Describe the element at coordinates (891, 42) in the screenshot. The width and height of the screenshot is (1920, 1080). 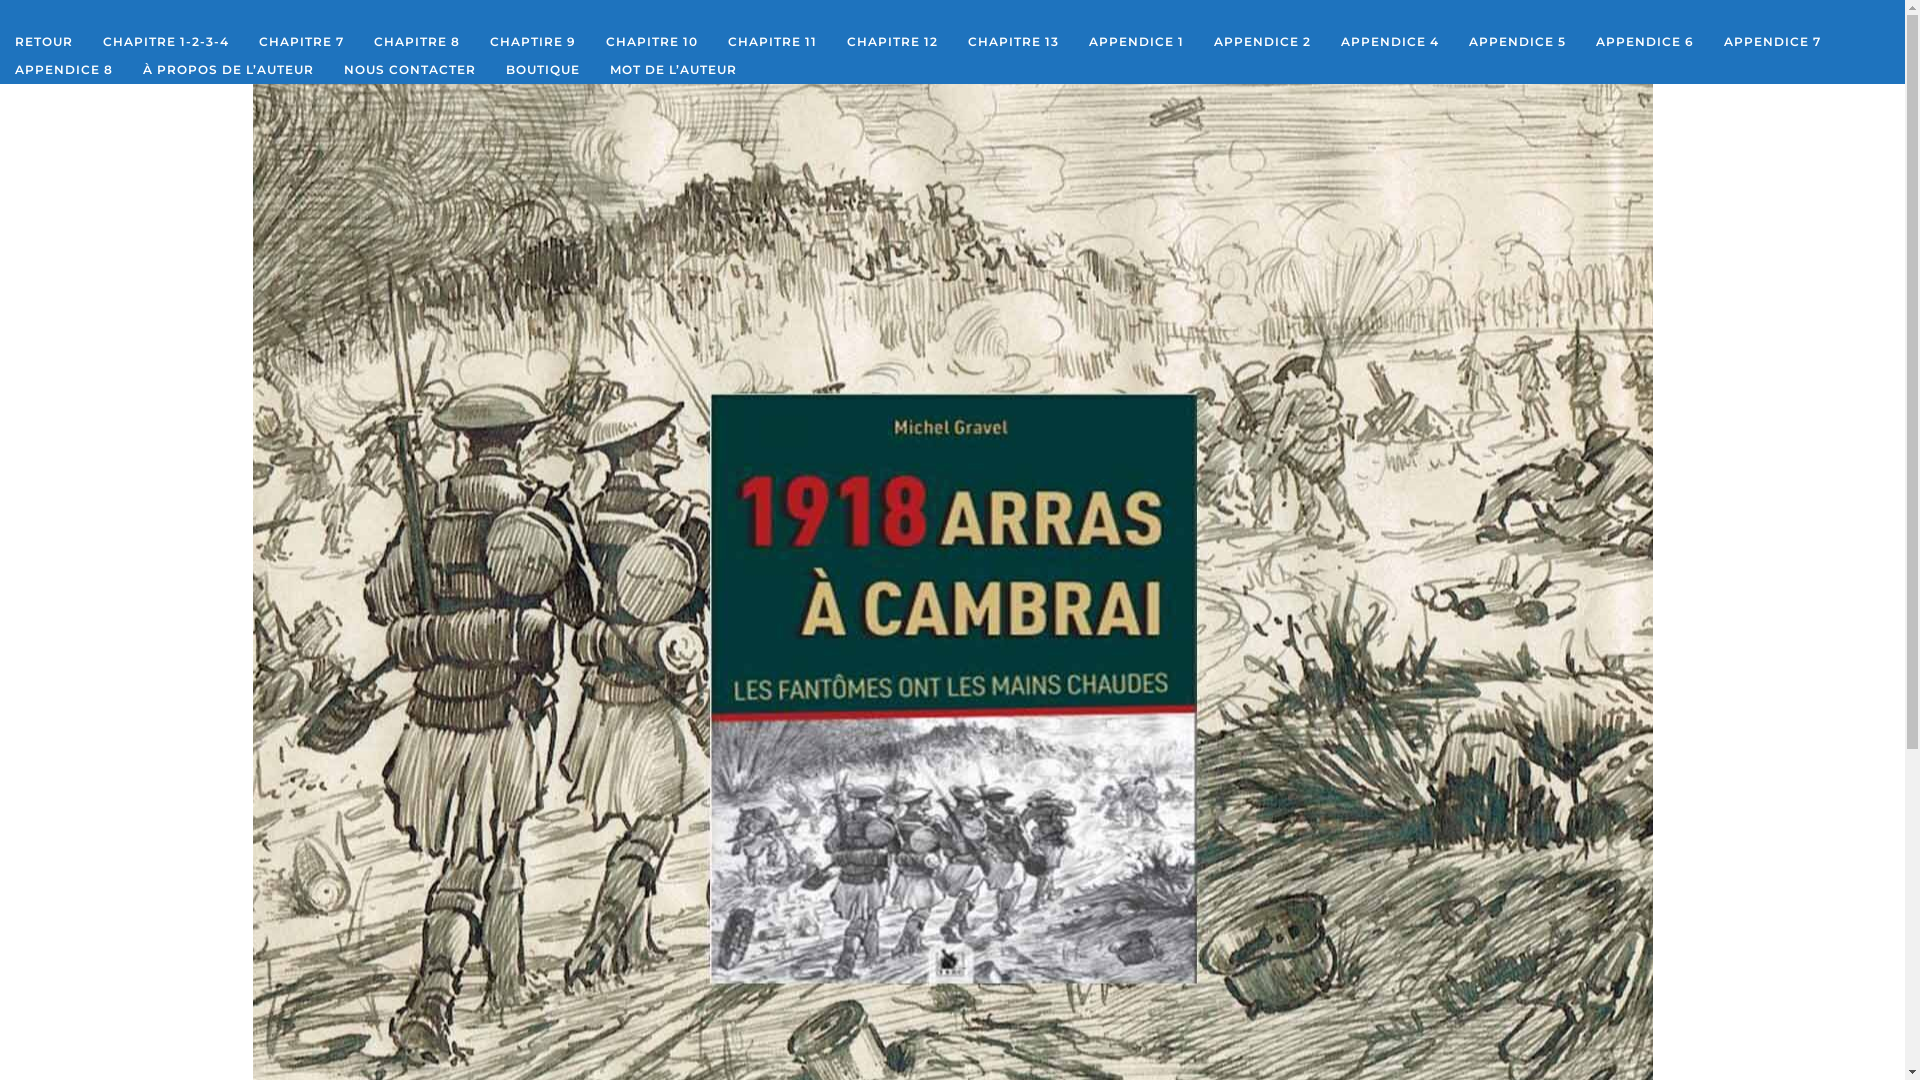
I see `'CHAPITRE 12'` at that location.